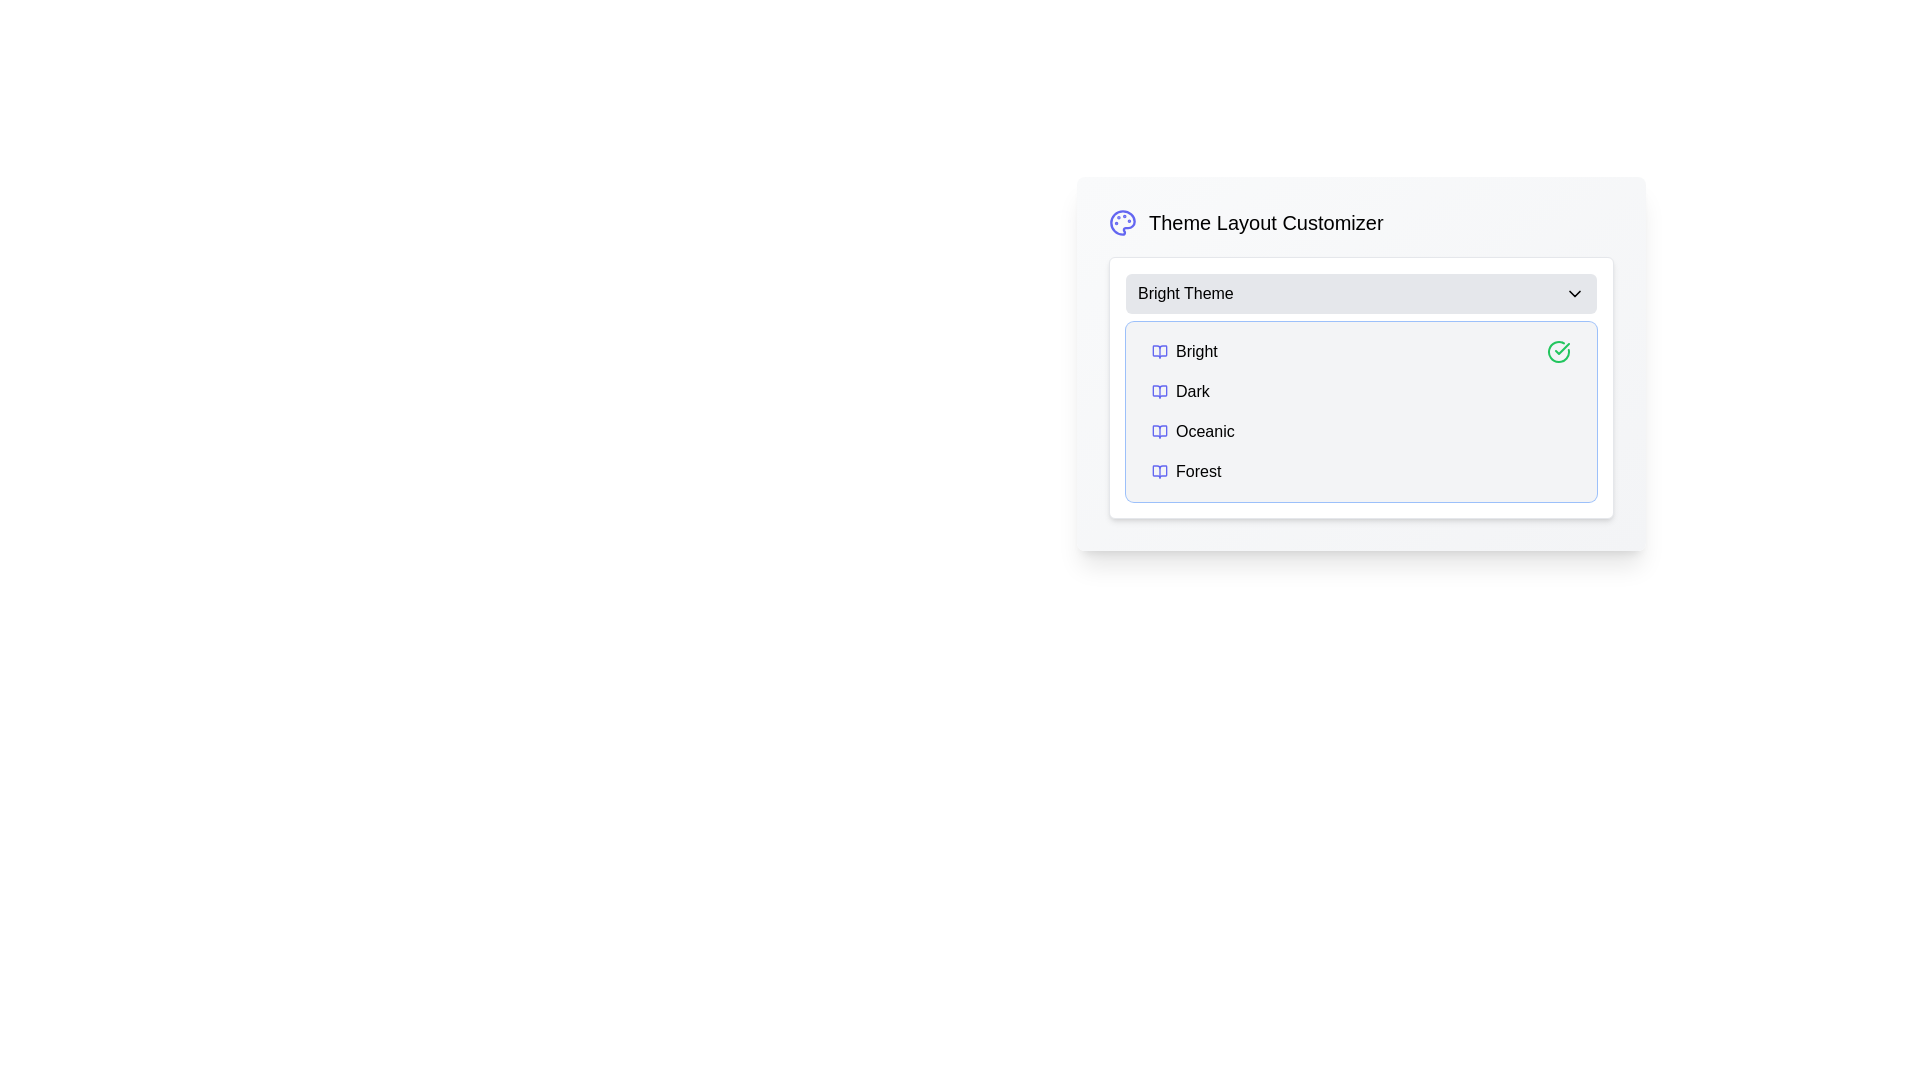 This screenshot has height=1080, width=1920. Describe the element at coordinates (1160, 471) in the screenshot. I see `the open book icon associated with the 'Forest' theme option in the theme layout customizer` at that location.